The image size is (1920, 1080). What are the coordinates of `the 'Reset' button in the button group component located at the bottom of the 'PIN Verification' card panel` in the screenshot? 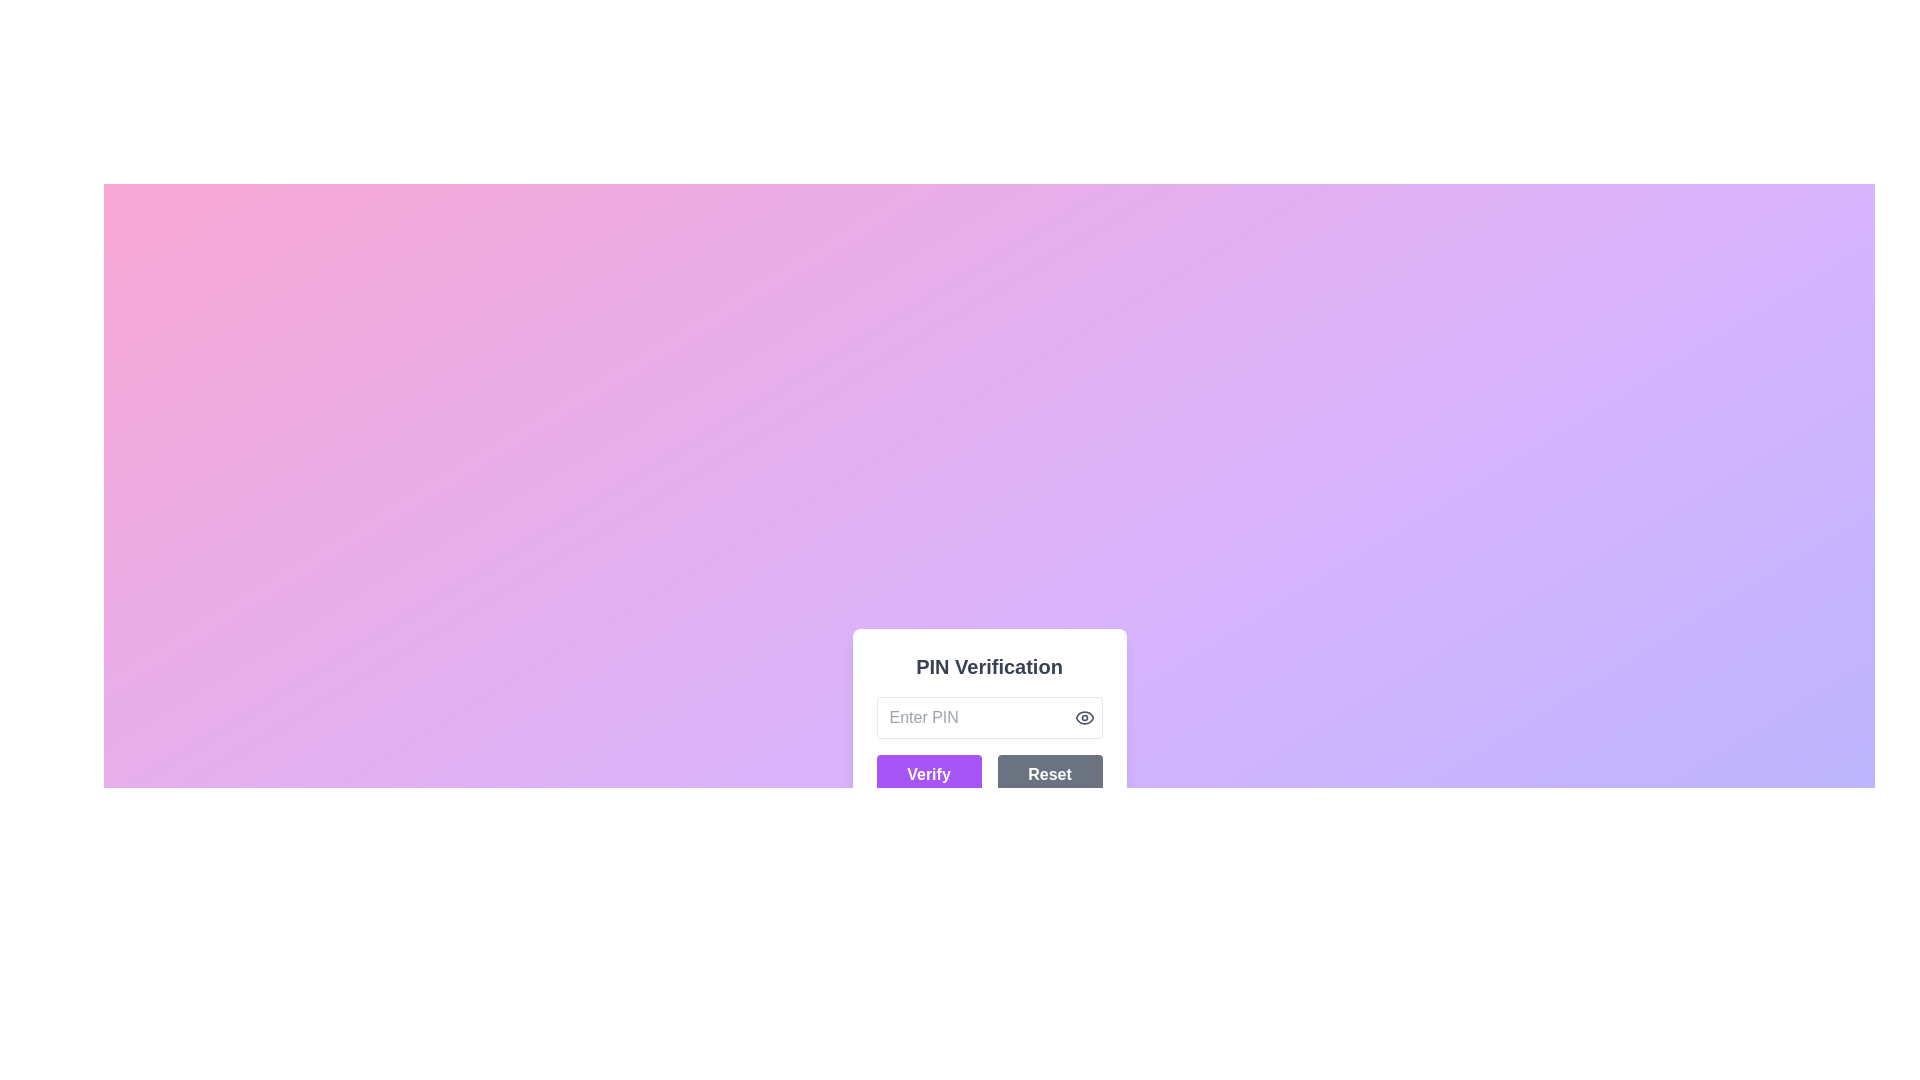 It's located at (989, 774).